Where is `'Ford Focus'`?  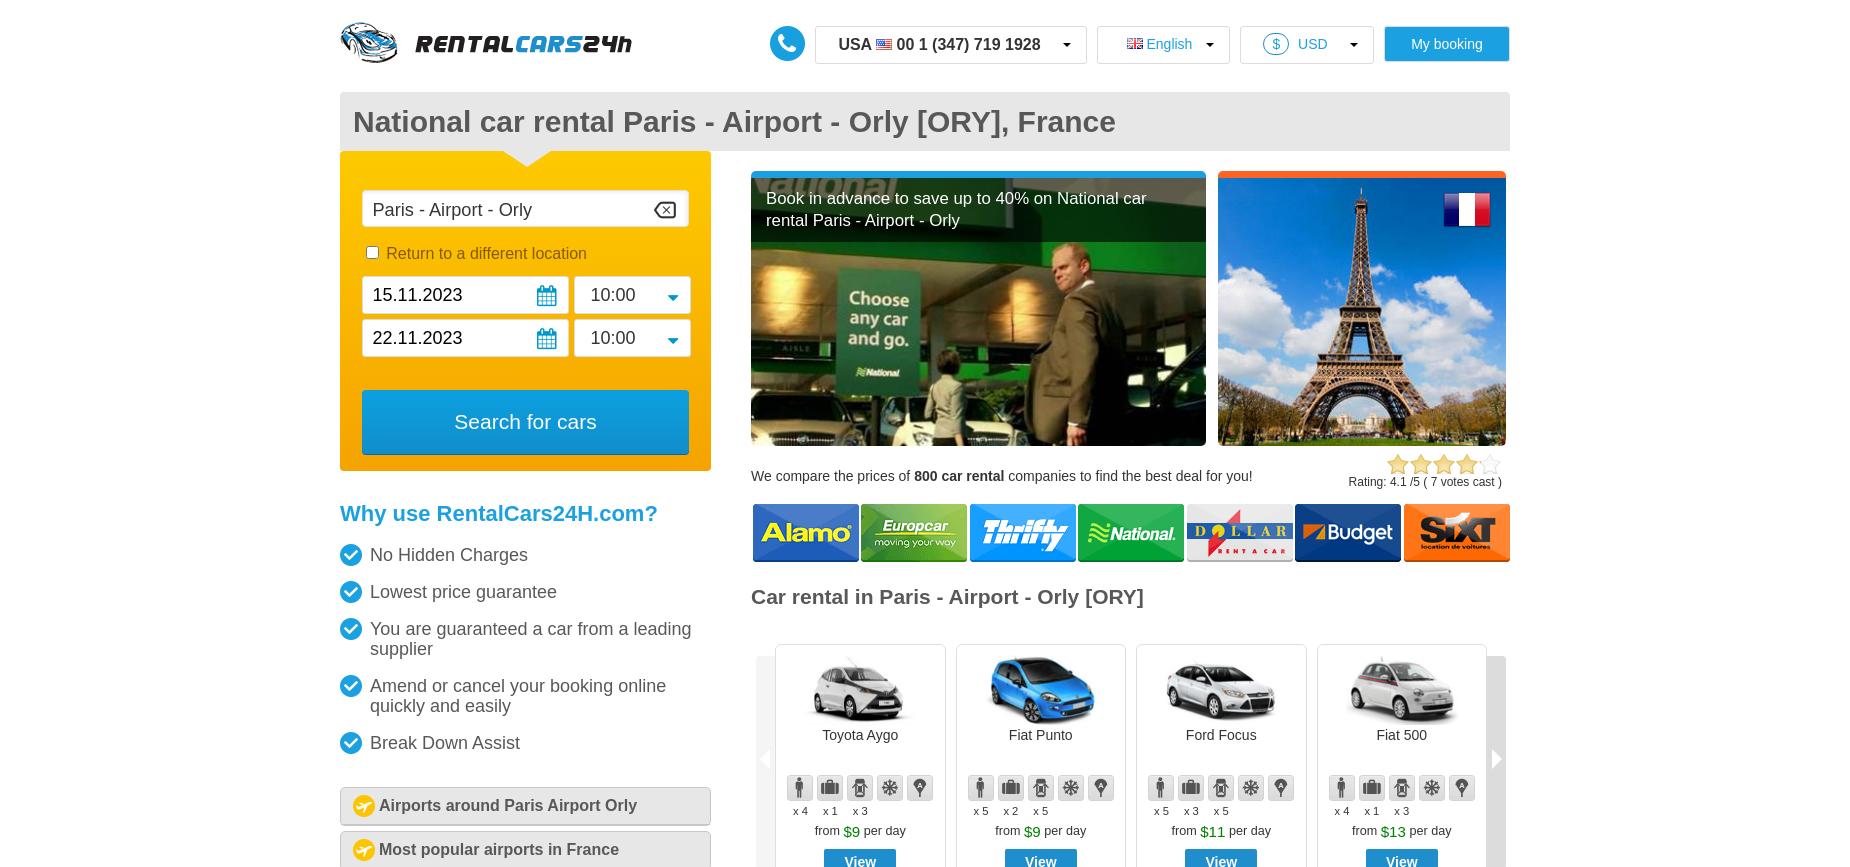 'Ford Focus' is located at coordinates (1183, 733).